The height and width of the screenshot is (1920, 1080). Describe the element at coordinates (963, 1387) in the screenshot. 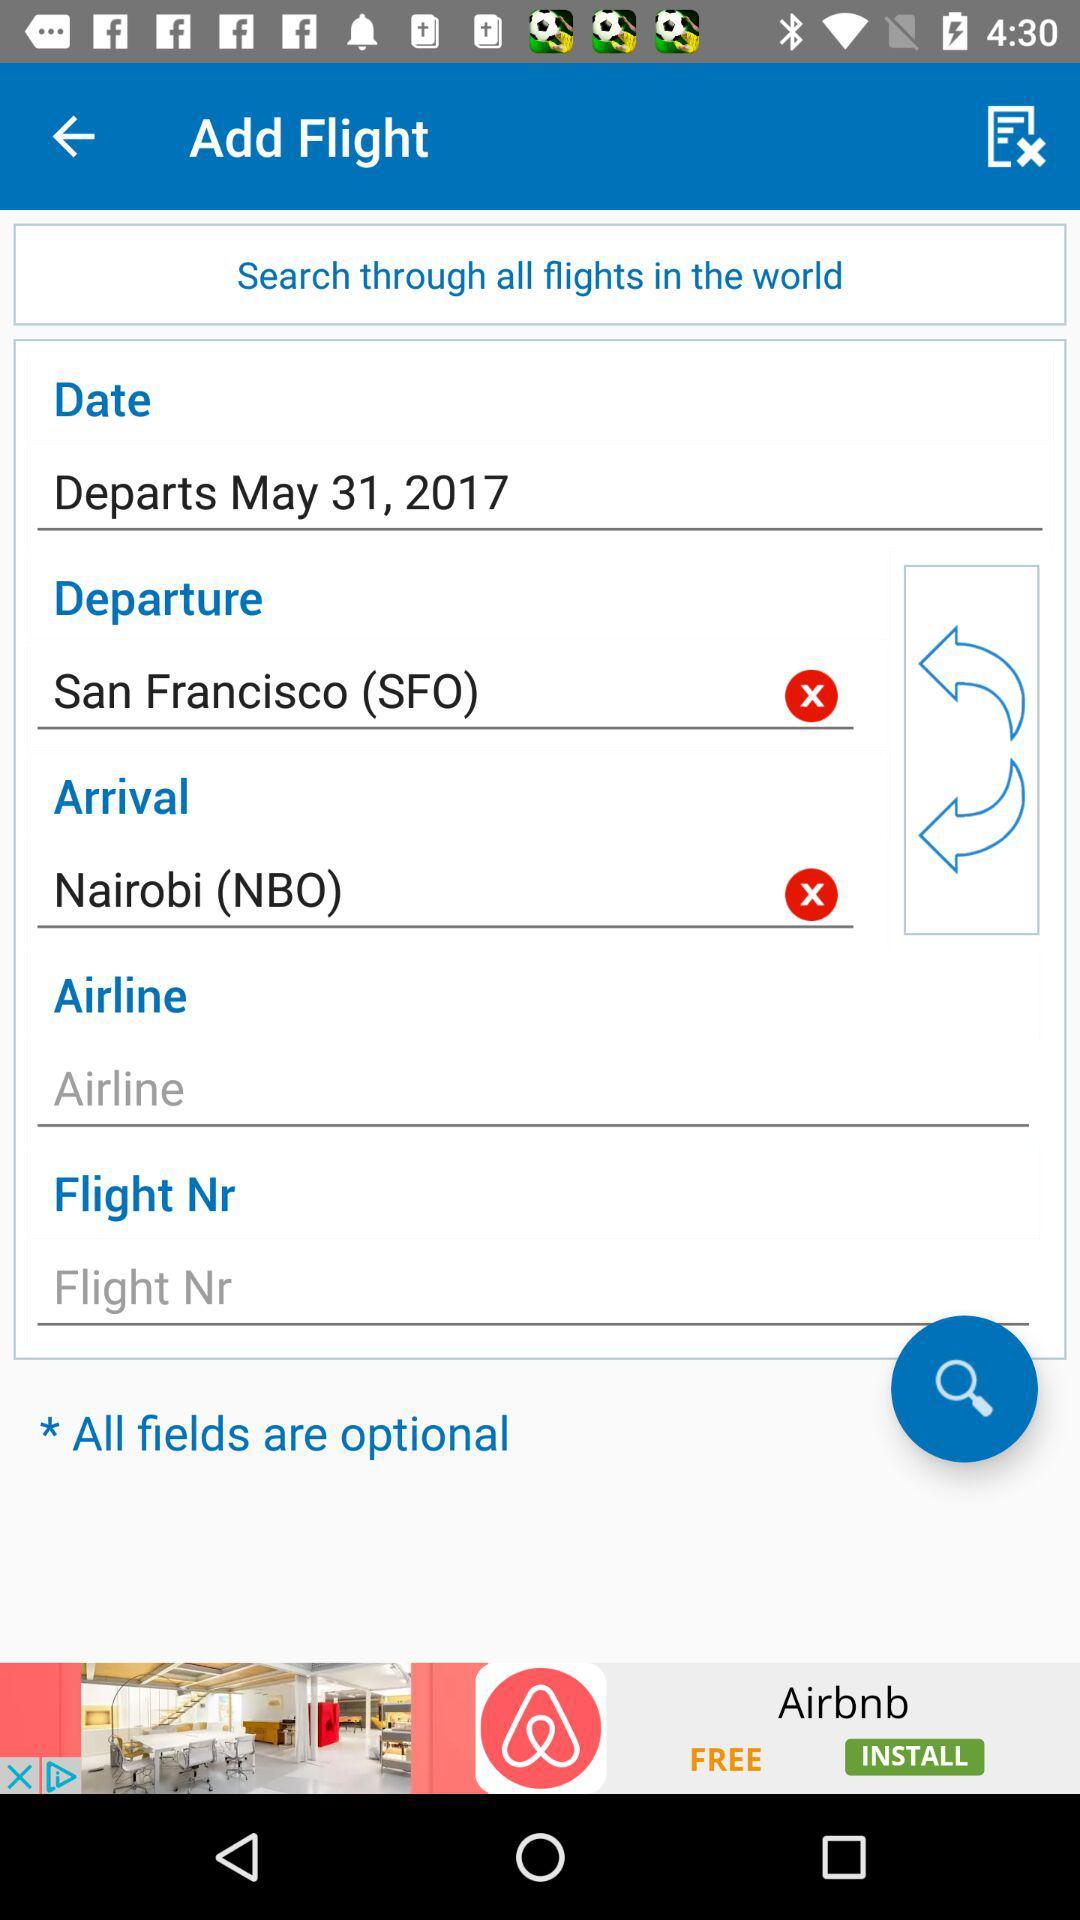

I see `all fields are optional` at that location.